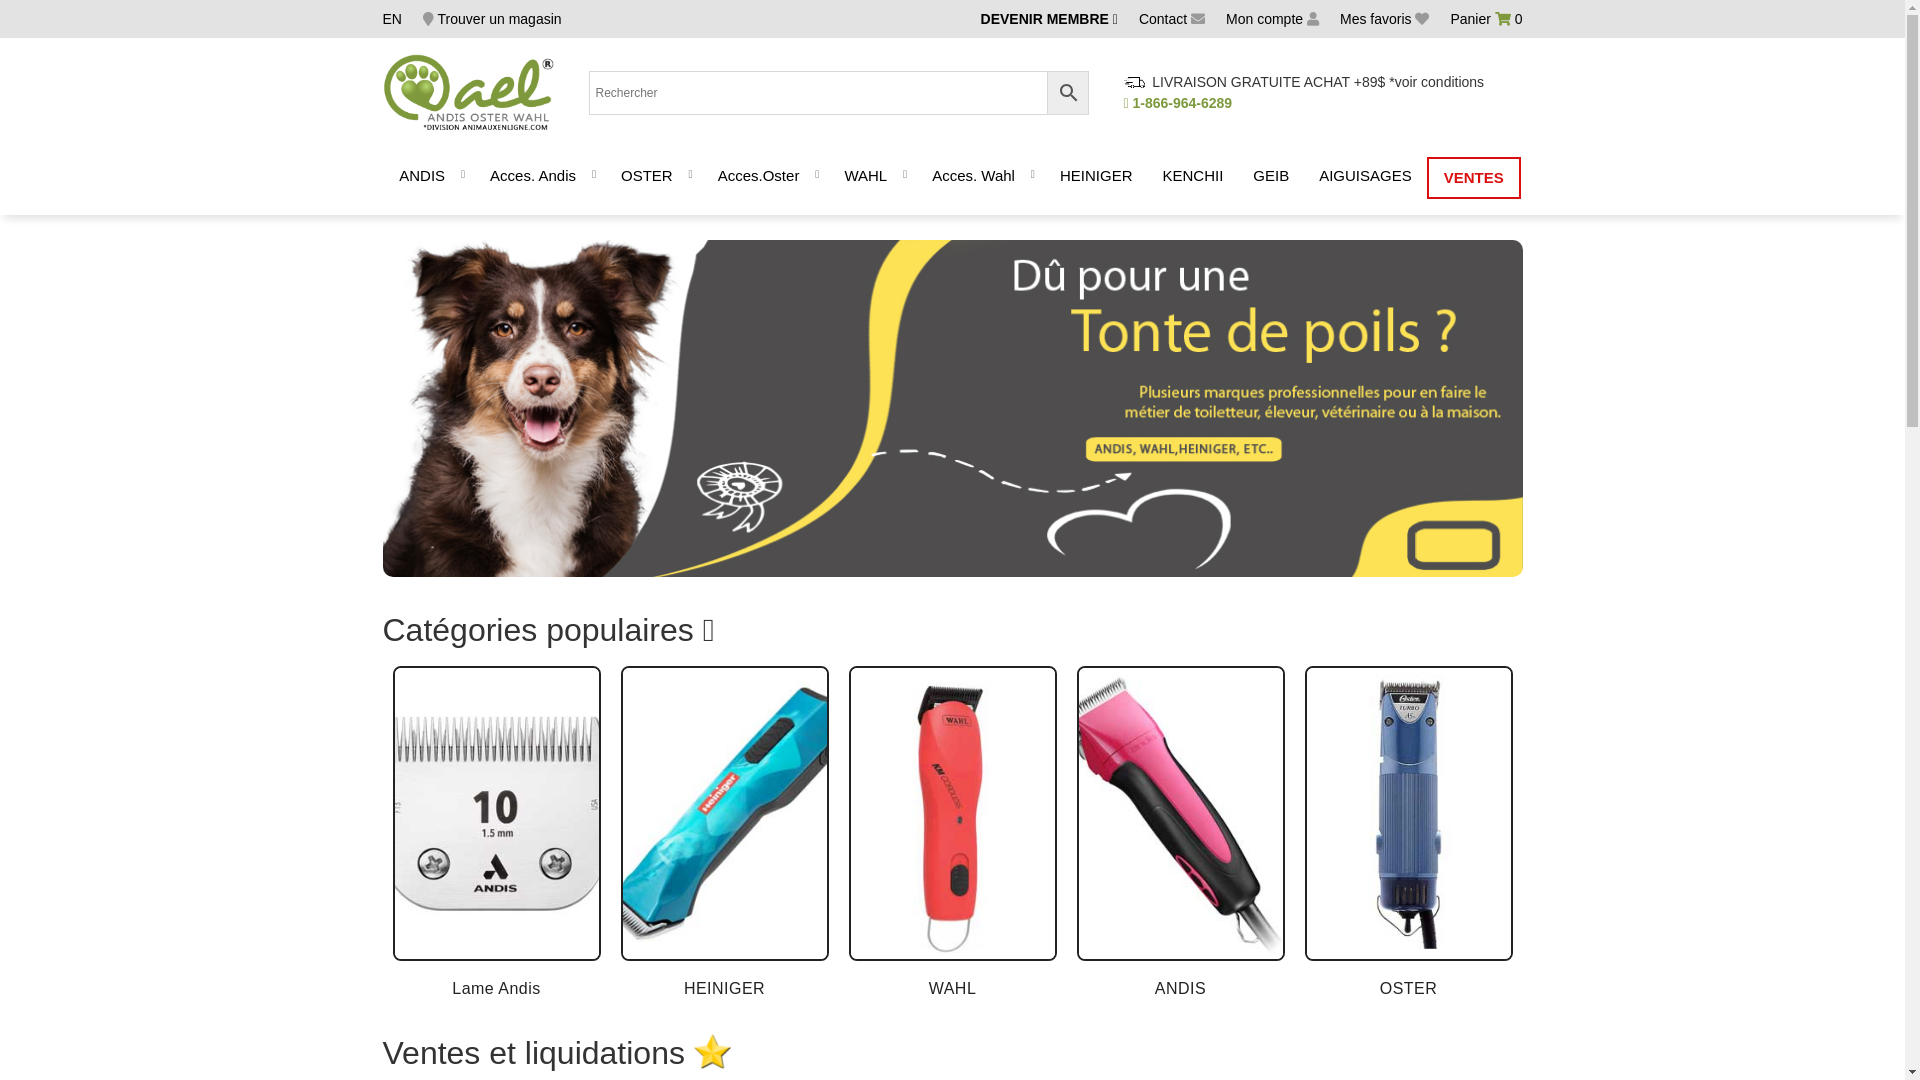  I want to click on 'Acces.Oster', so click(702, 176).